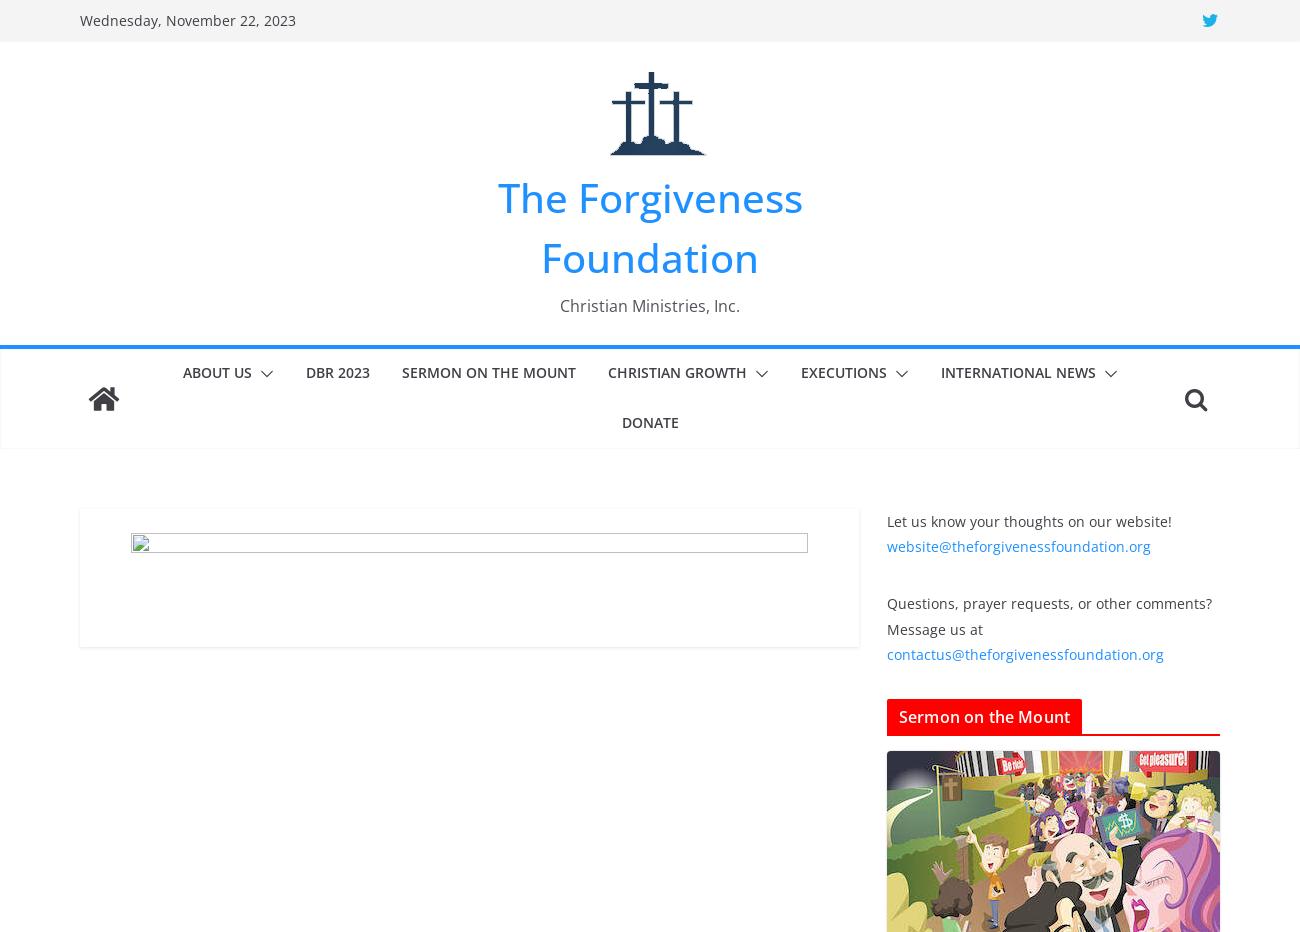  What do you see at coordinates (649, 227) in the screenshot?
I see `'The Forgiveness Foundation'` at bounding box center [649, 227].